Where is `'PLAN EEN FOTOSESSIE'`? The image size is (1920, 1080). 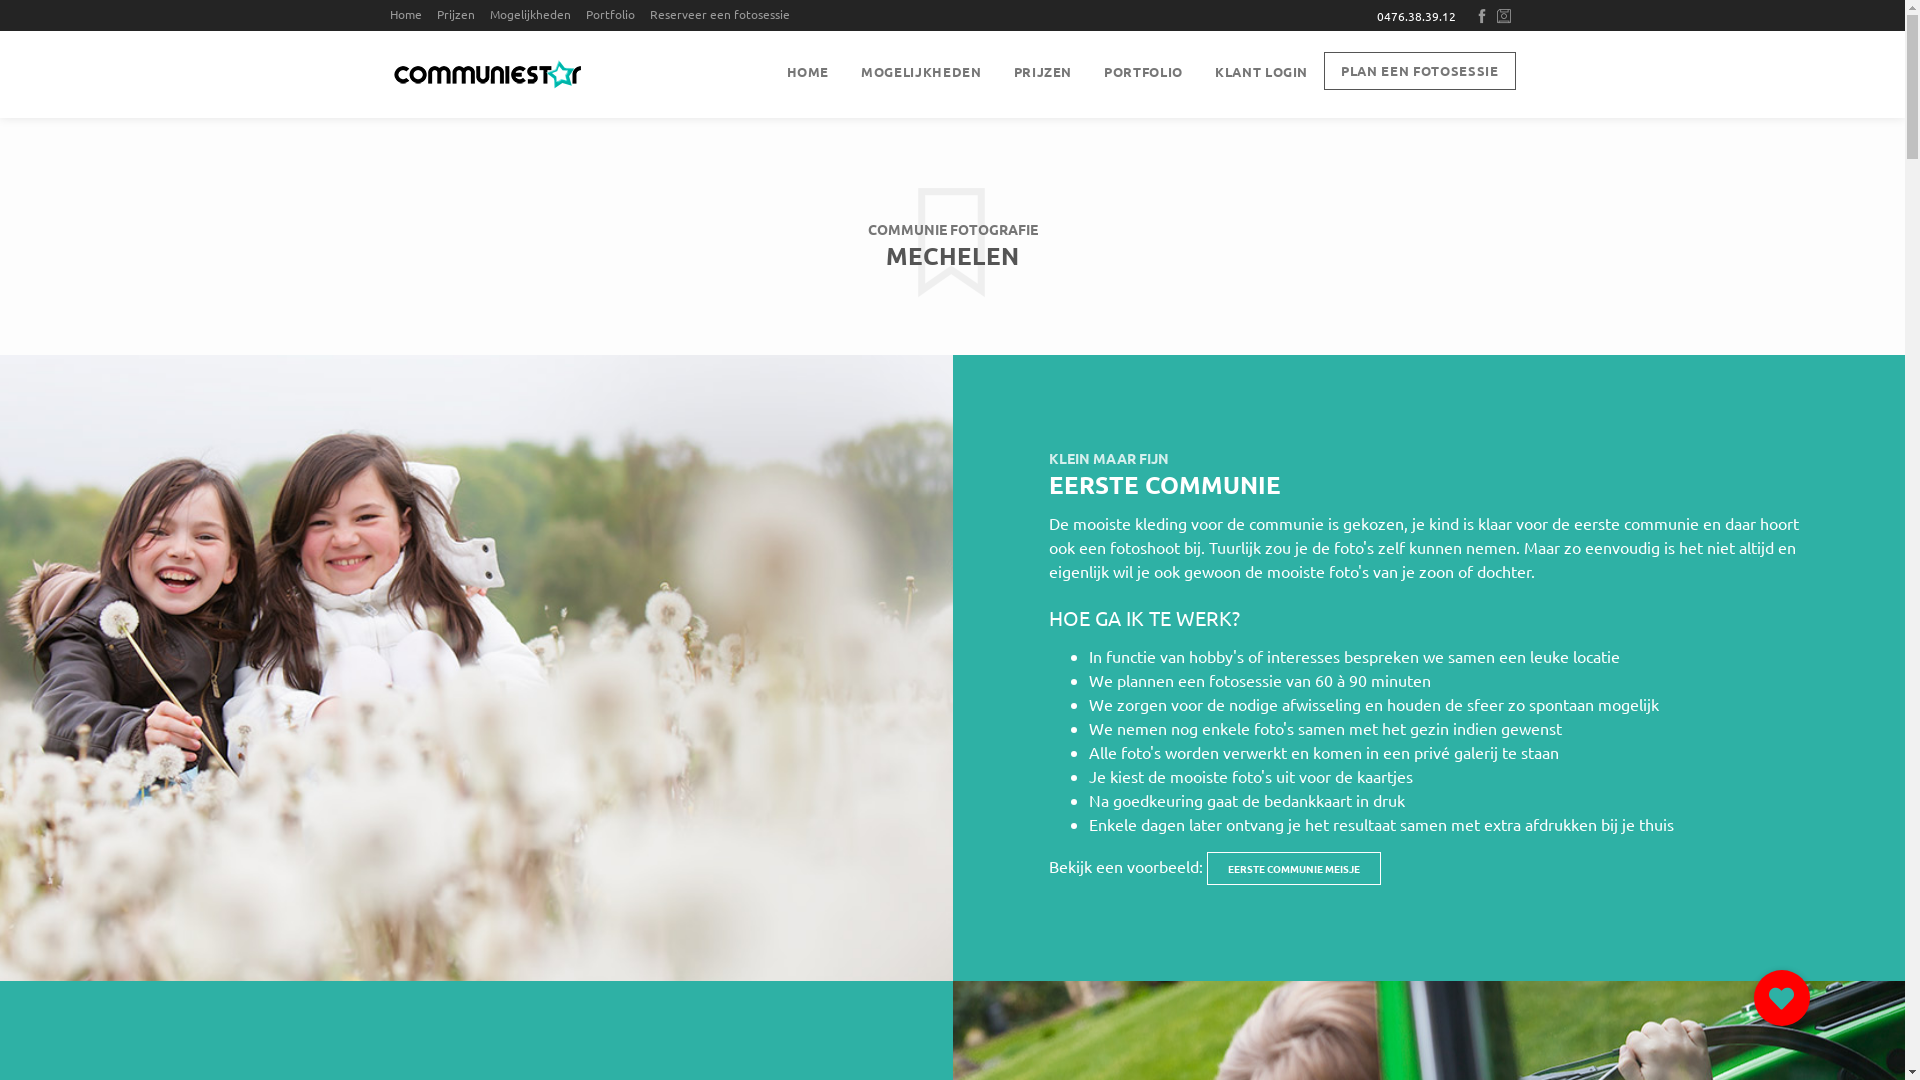
'PLAN EEN FOTOSESSIE' is located at coordinates (1418, 69).